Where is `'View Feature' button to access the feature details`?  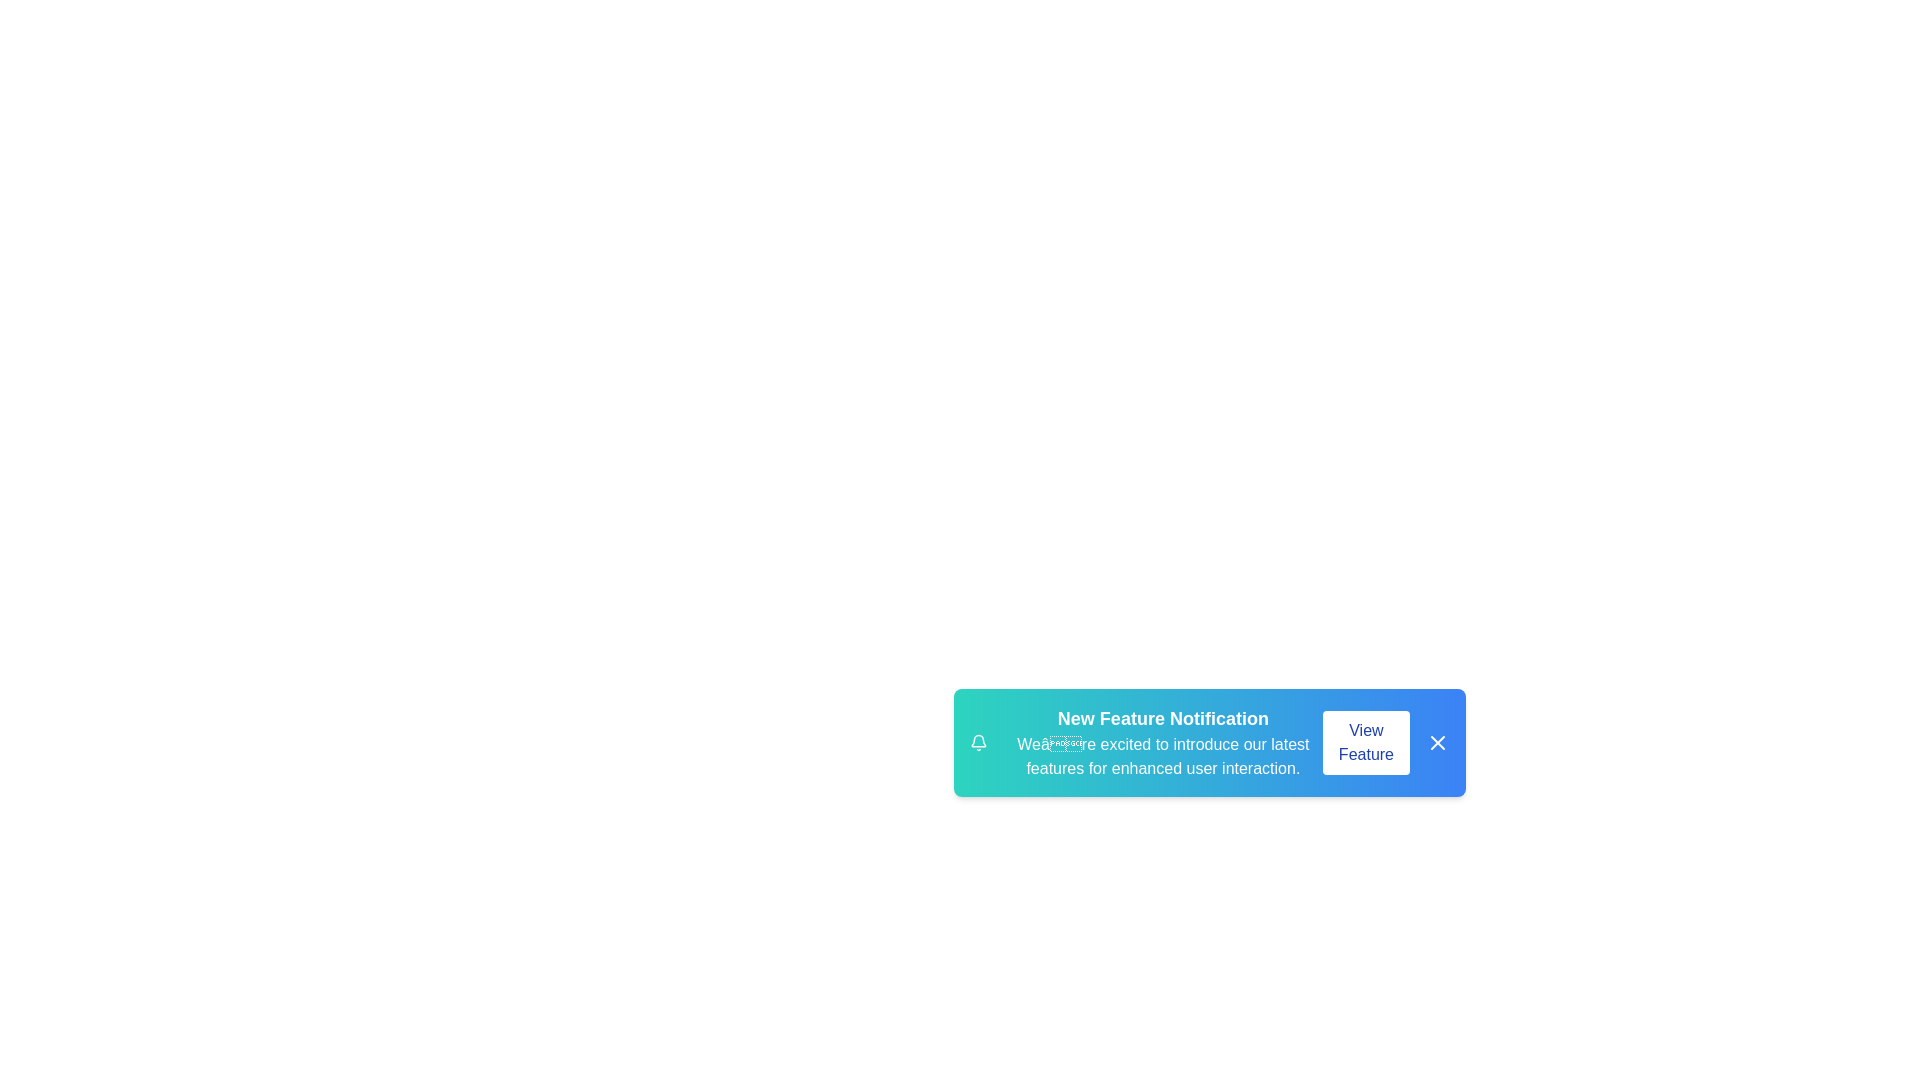 'View Feature' button to access the feature details is located at coordinates (1365, 743).